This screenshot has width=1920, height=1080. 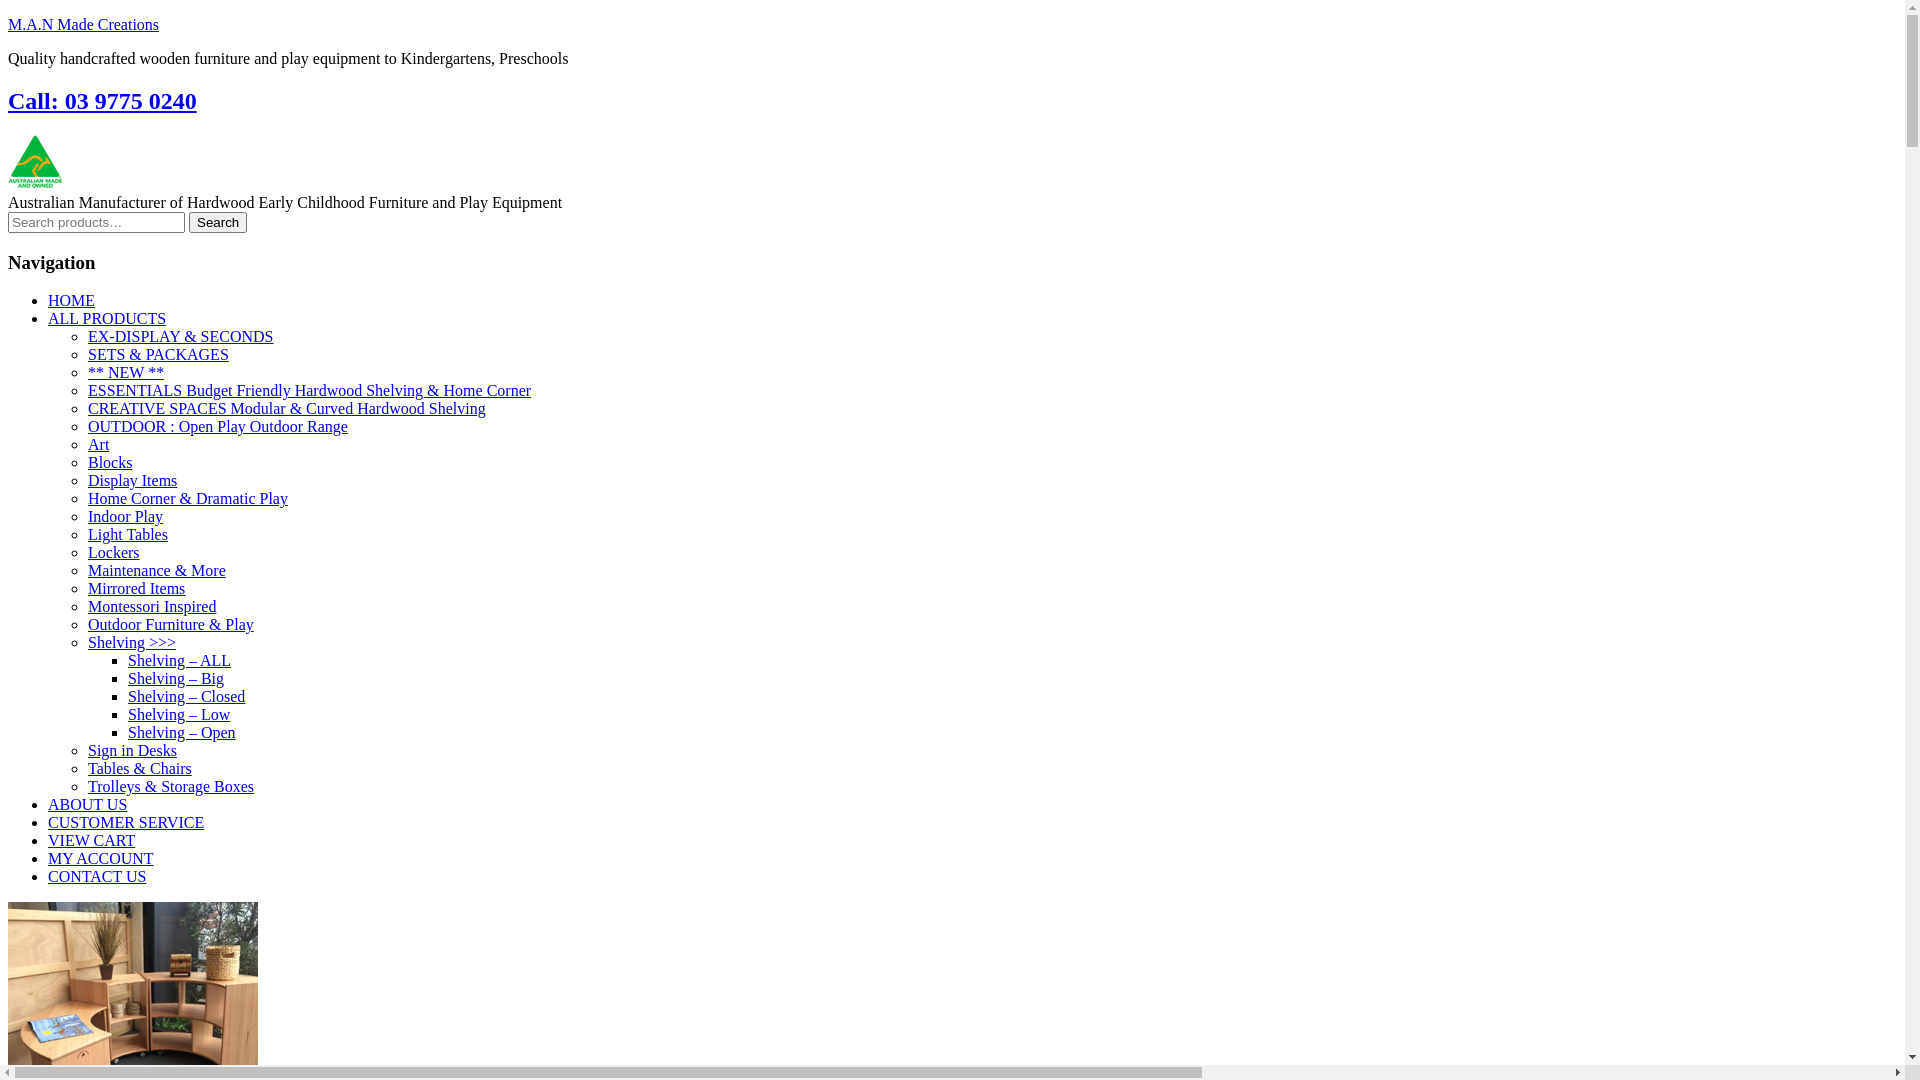 I want to click on 'Trolleys & Storage Boxes', so click(x=171, y=785).